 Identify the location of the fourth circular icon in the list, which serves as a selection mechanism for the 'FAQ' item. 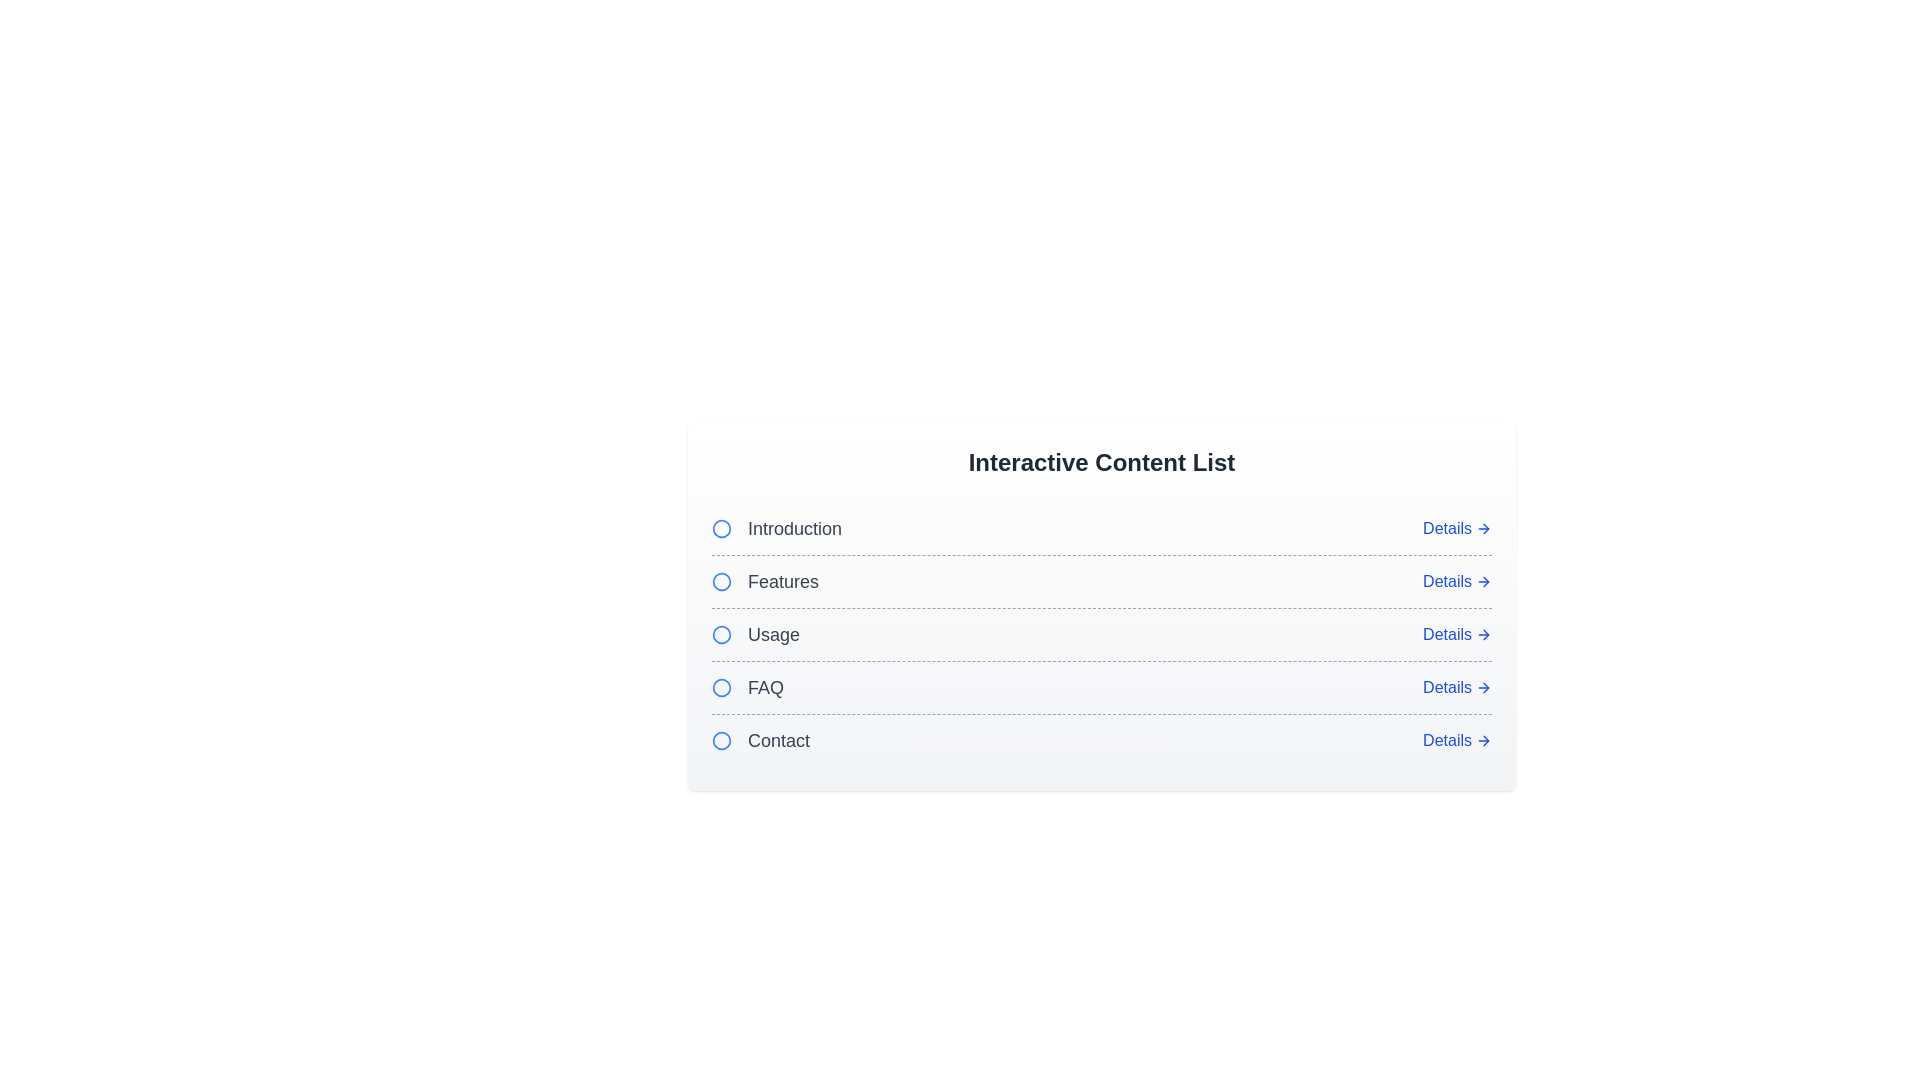
(720, 686).